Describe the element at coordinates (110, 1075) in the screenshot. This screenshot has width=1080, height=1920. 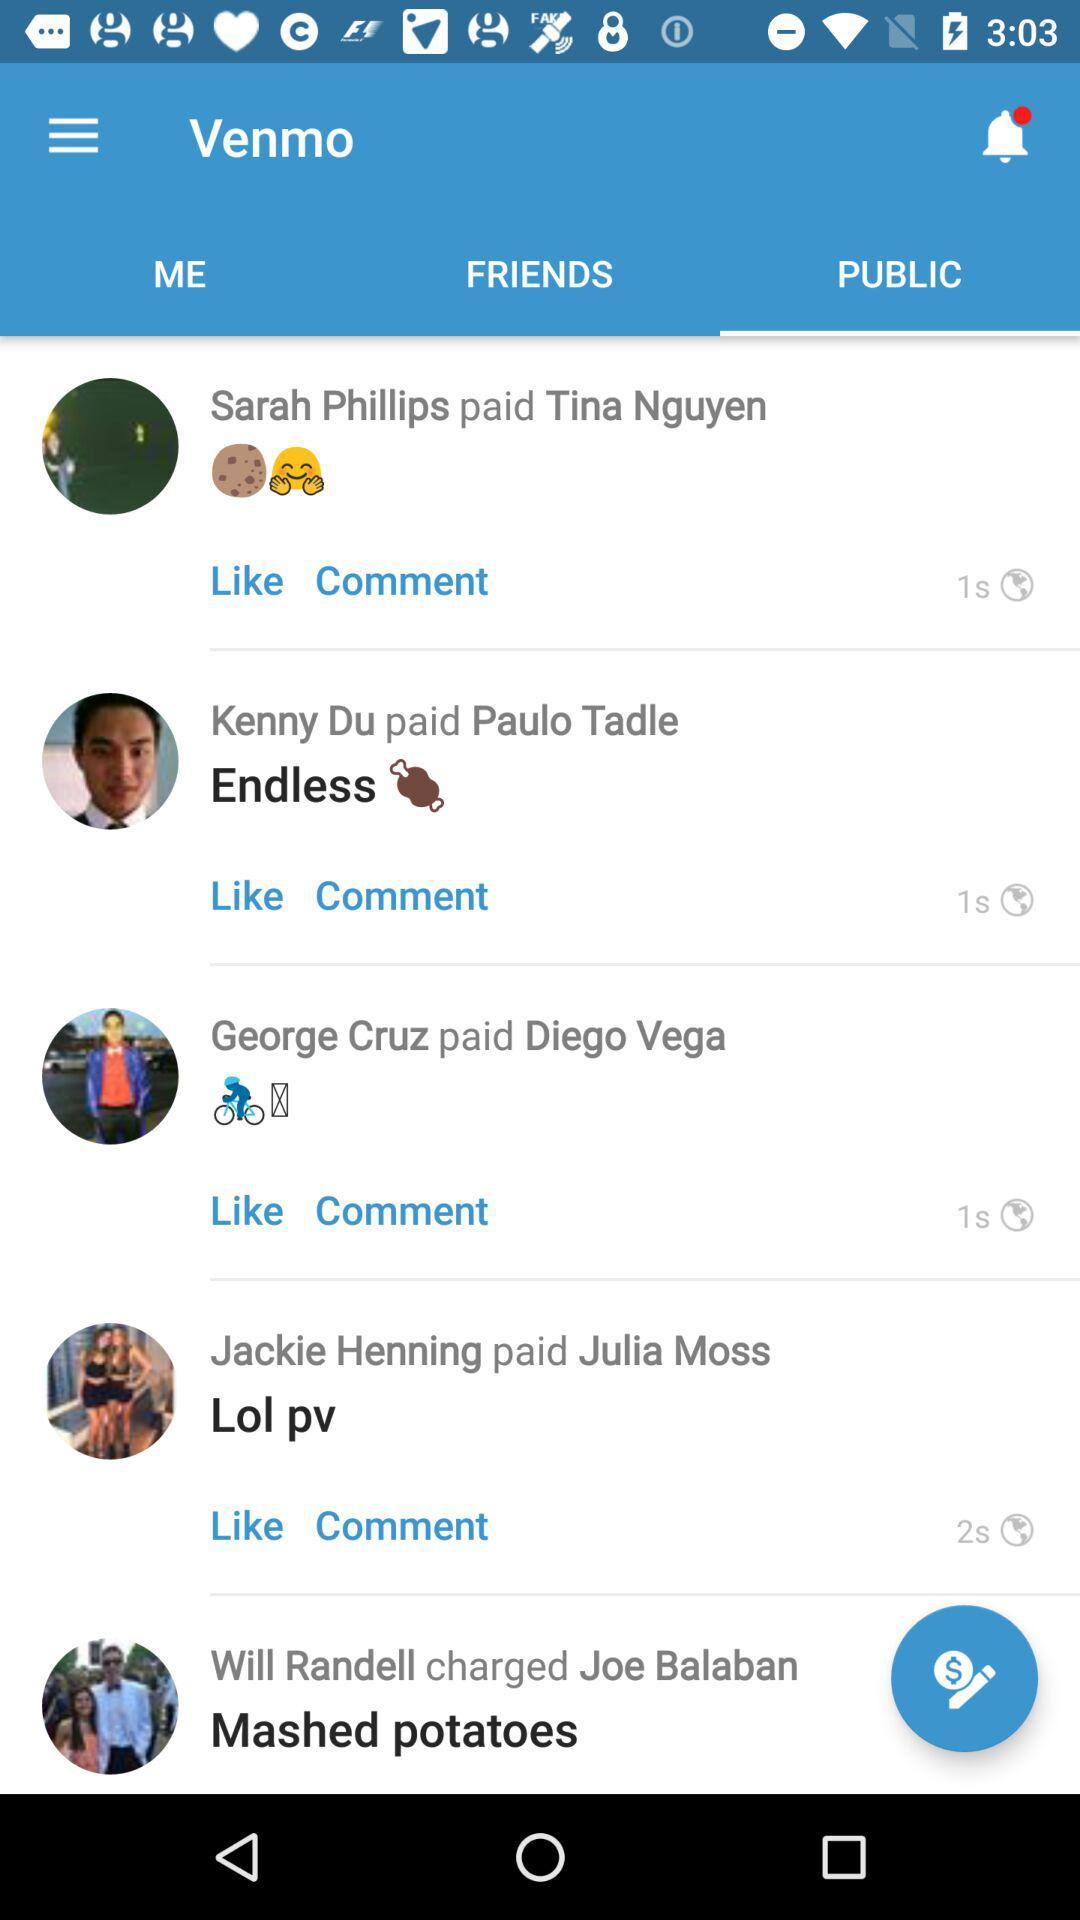
I see `open profile` at that location.